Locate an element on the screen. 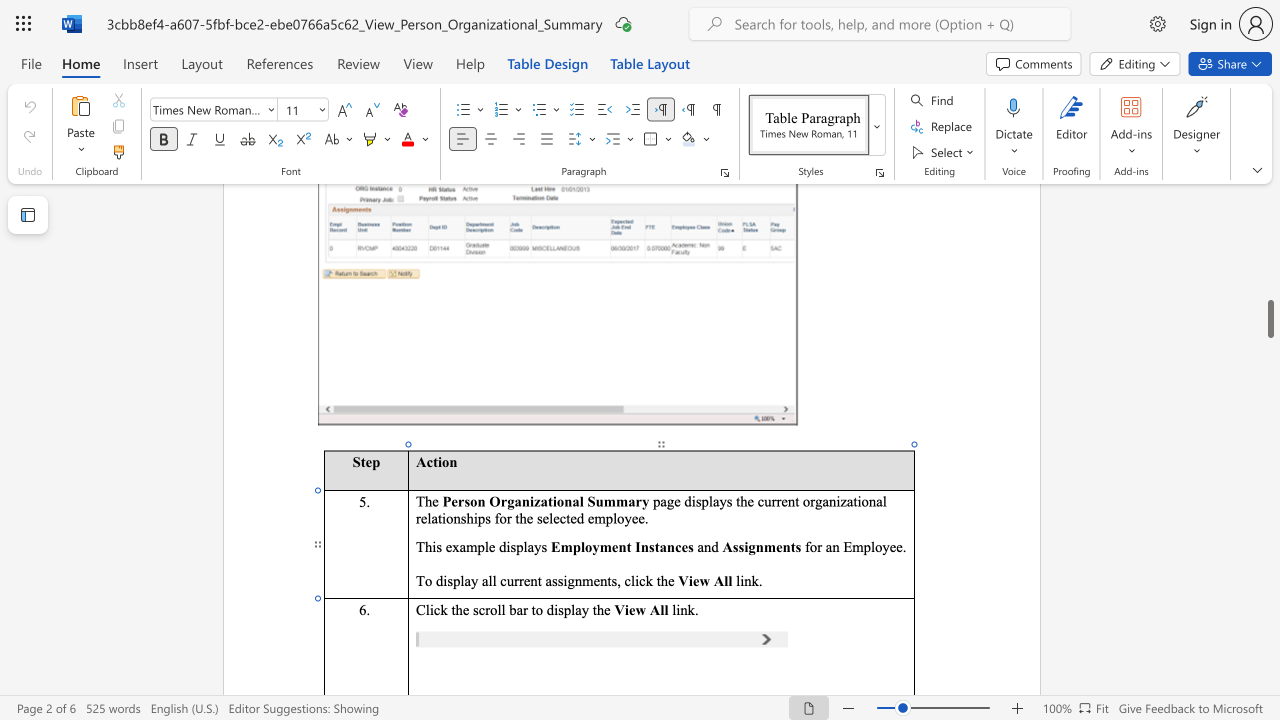  the space between the continuous character "c" and "e" in the text is located at coordinates (681, 547).